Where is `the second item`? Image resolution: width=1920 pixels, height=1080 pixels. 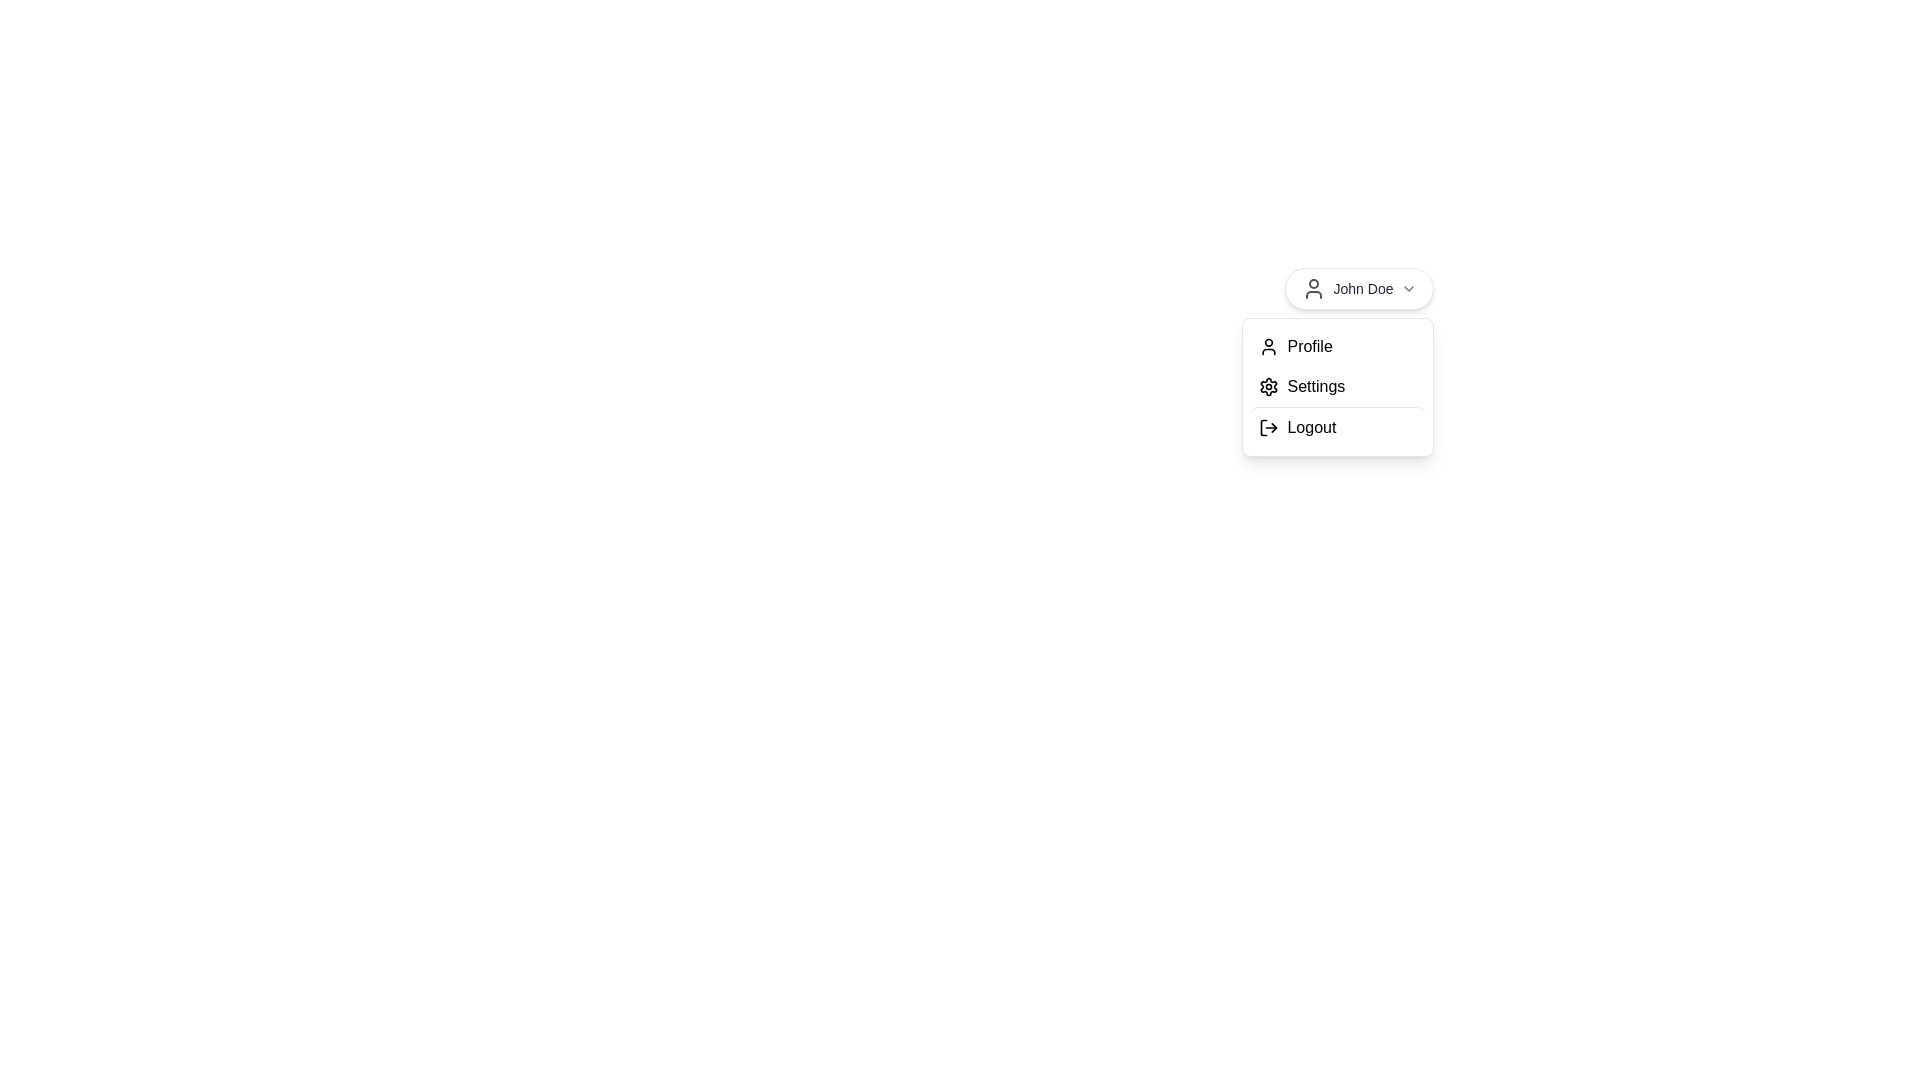
the second item is located at coordinates (1338, 387).